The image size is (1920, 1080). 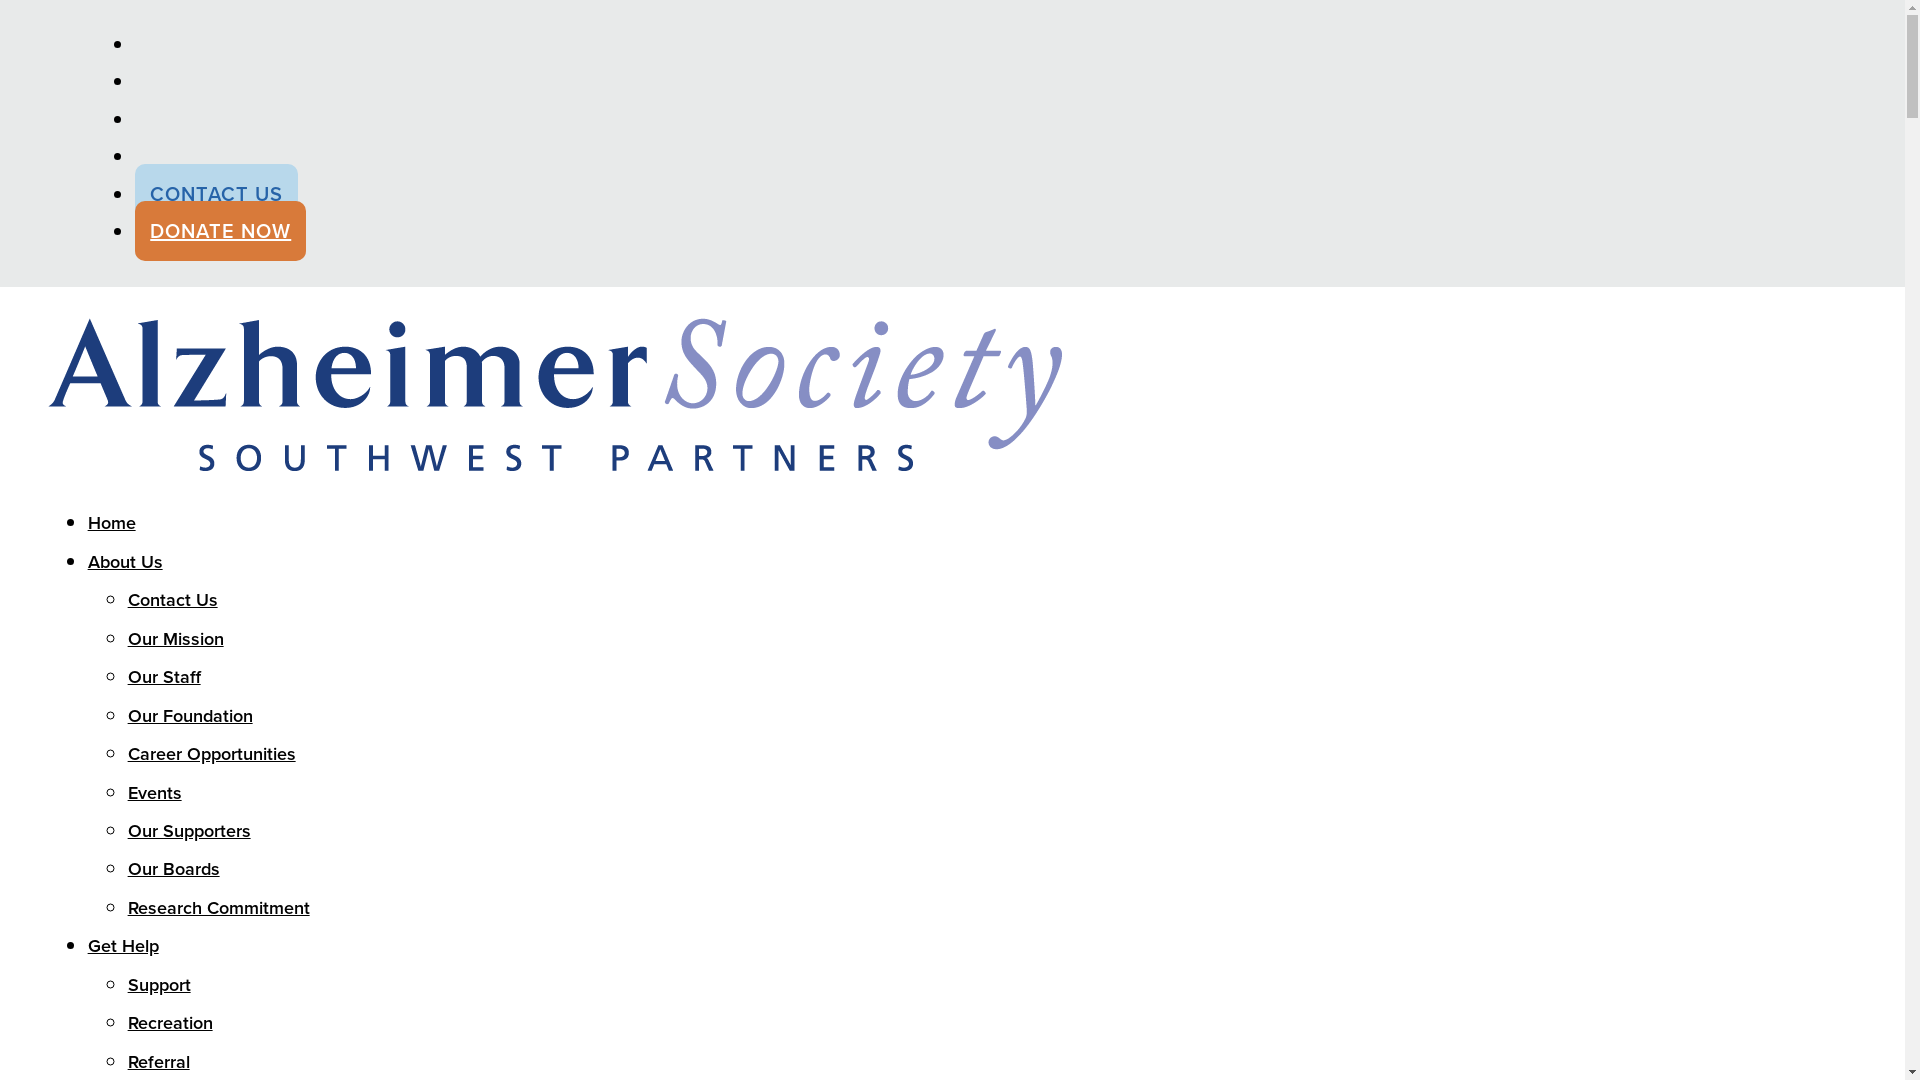 I want to click on 'Our Supporters', so click(x=189, y=830).